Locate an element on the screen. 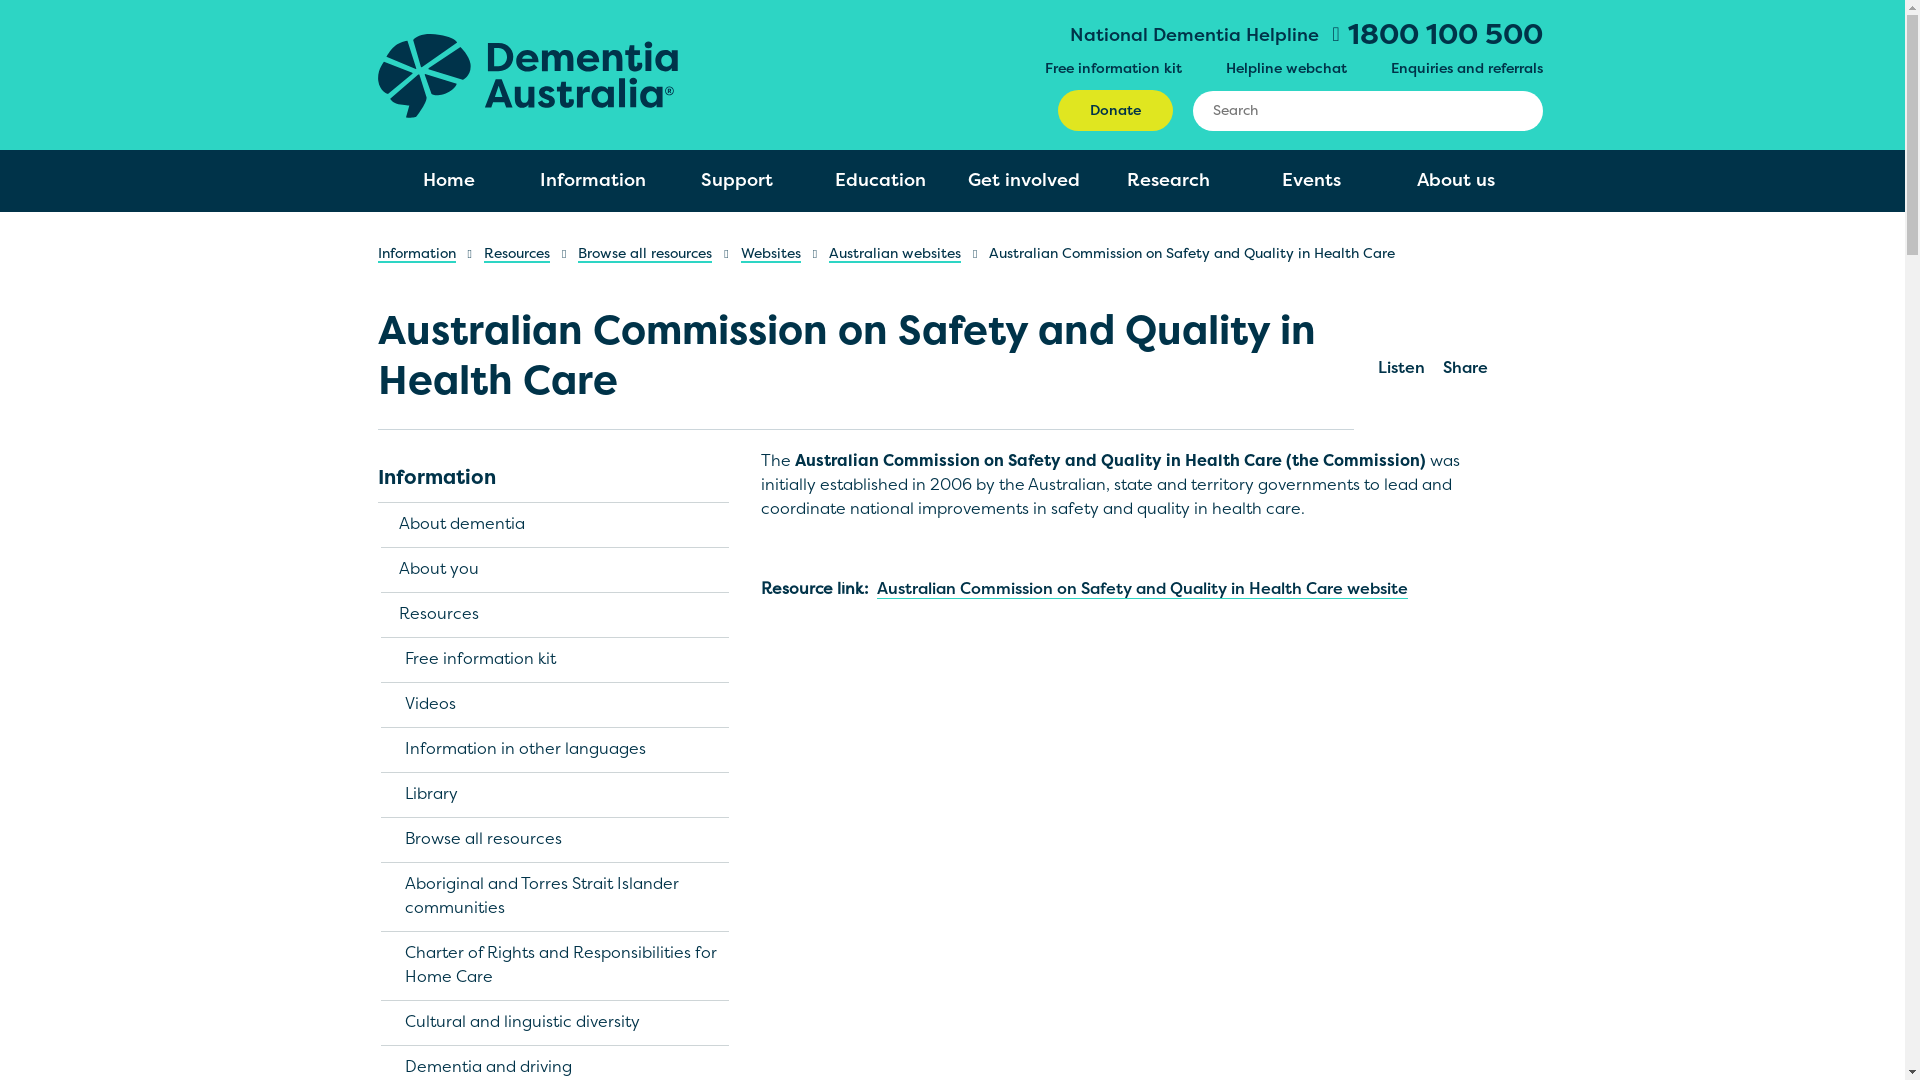 The width and height of the screenshot is (1920, 1080). 'About you' is located at coordinates (555, 570).